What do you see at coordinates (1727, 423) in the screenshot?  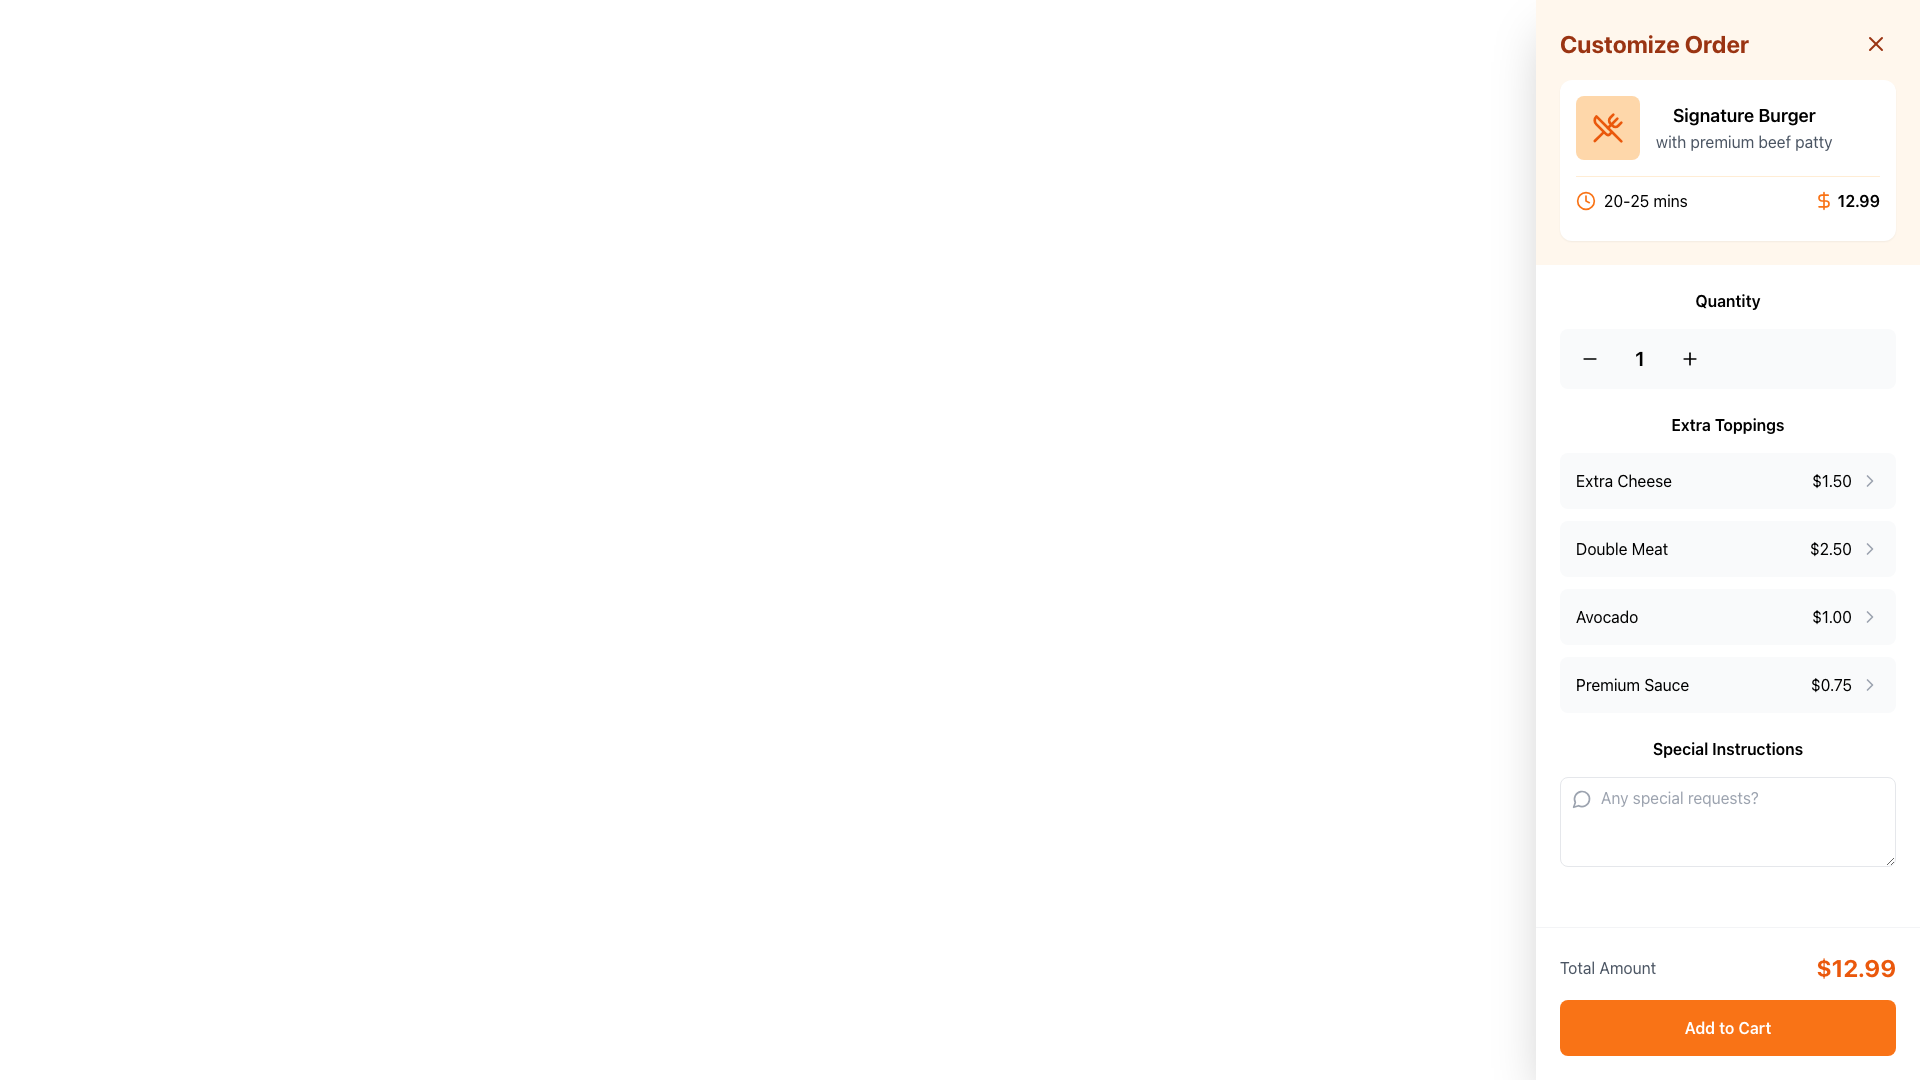 I see `the Text Label that serves as a title or section header, located below the 'Quantity' section and above the list of extra toppings such as 'Extra Cheese' and 'Double Meat'` at bounding box center [1727, 423].